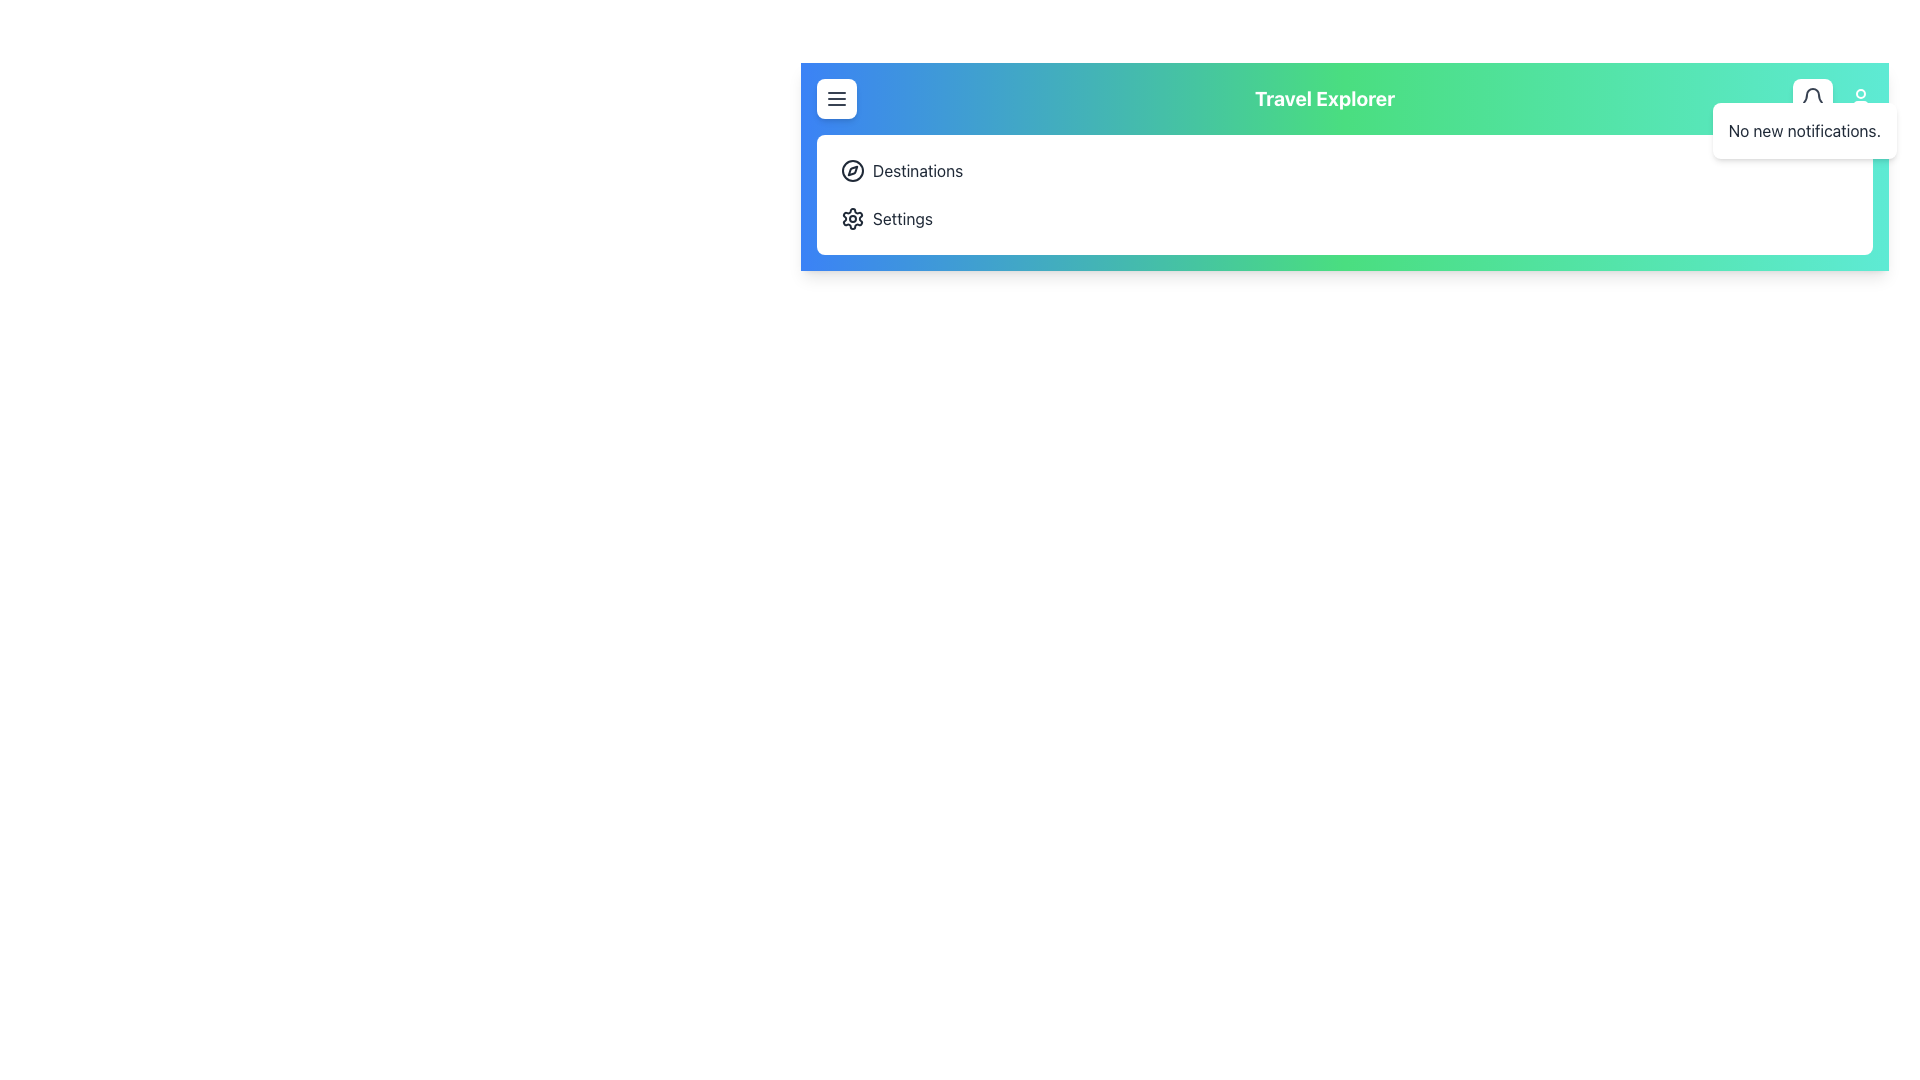  I want to click on the gear icon representing settings, which is the leftmost component of the labeled 'Settings' list item in the vertical menu, so click(853, 219).